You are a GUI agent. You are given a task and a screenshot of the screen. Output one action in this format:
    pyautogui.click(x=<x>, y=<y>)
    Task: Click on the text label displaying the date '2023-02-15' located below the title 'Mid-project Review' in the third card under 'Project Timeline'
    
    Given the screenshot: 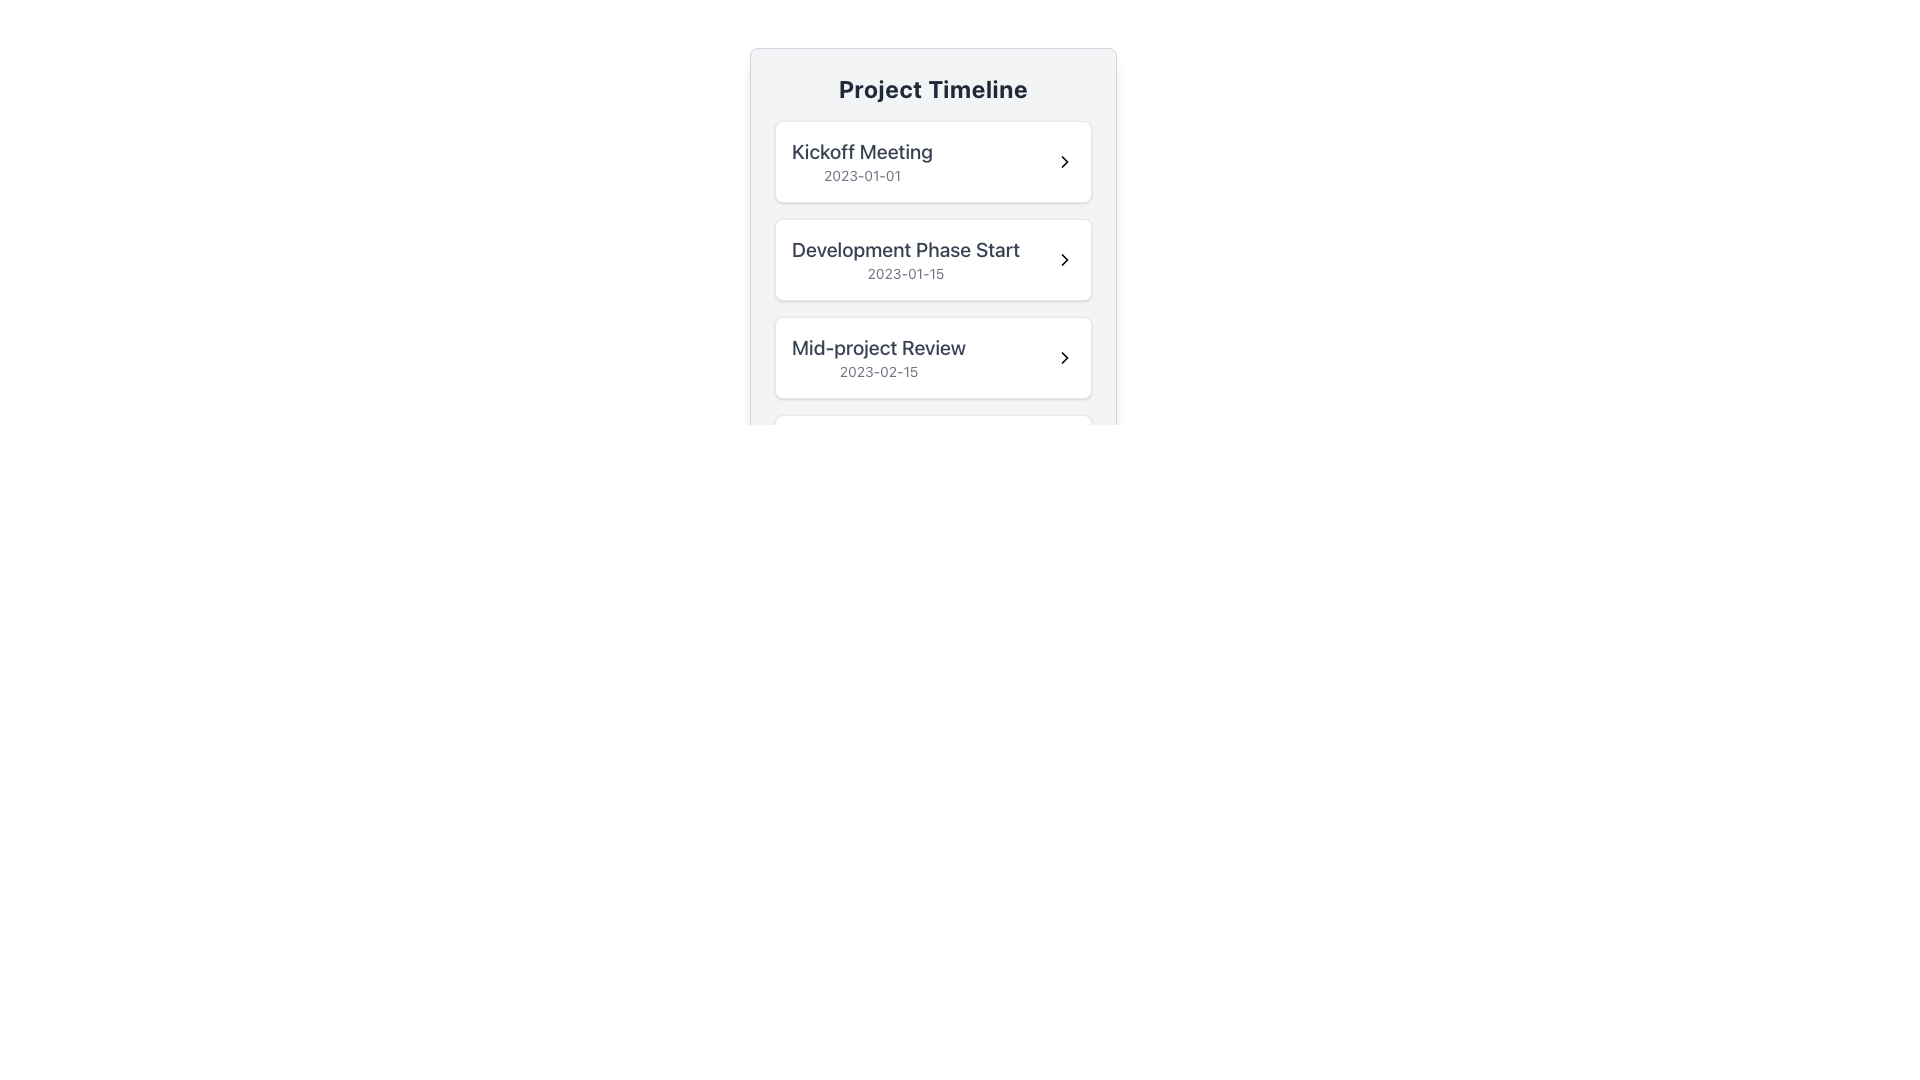 What is the action you would take?
    pyautogui.click(x=878, y=371)
    